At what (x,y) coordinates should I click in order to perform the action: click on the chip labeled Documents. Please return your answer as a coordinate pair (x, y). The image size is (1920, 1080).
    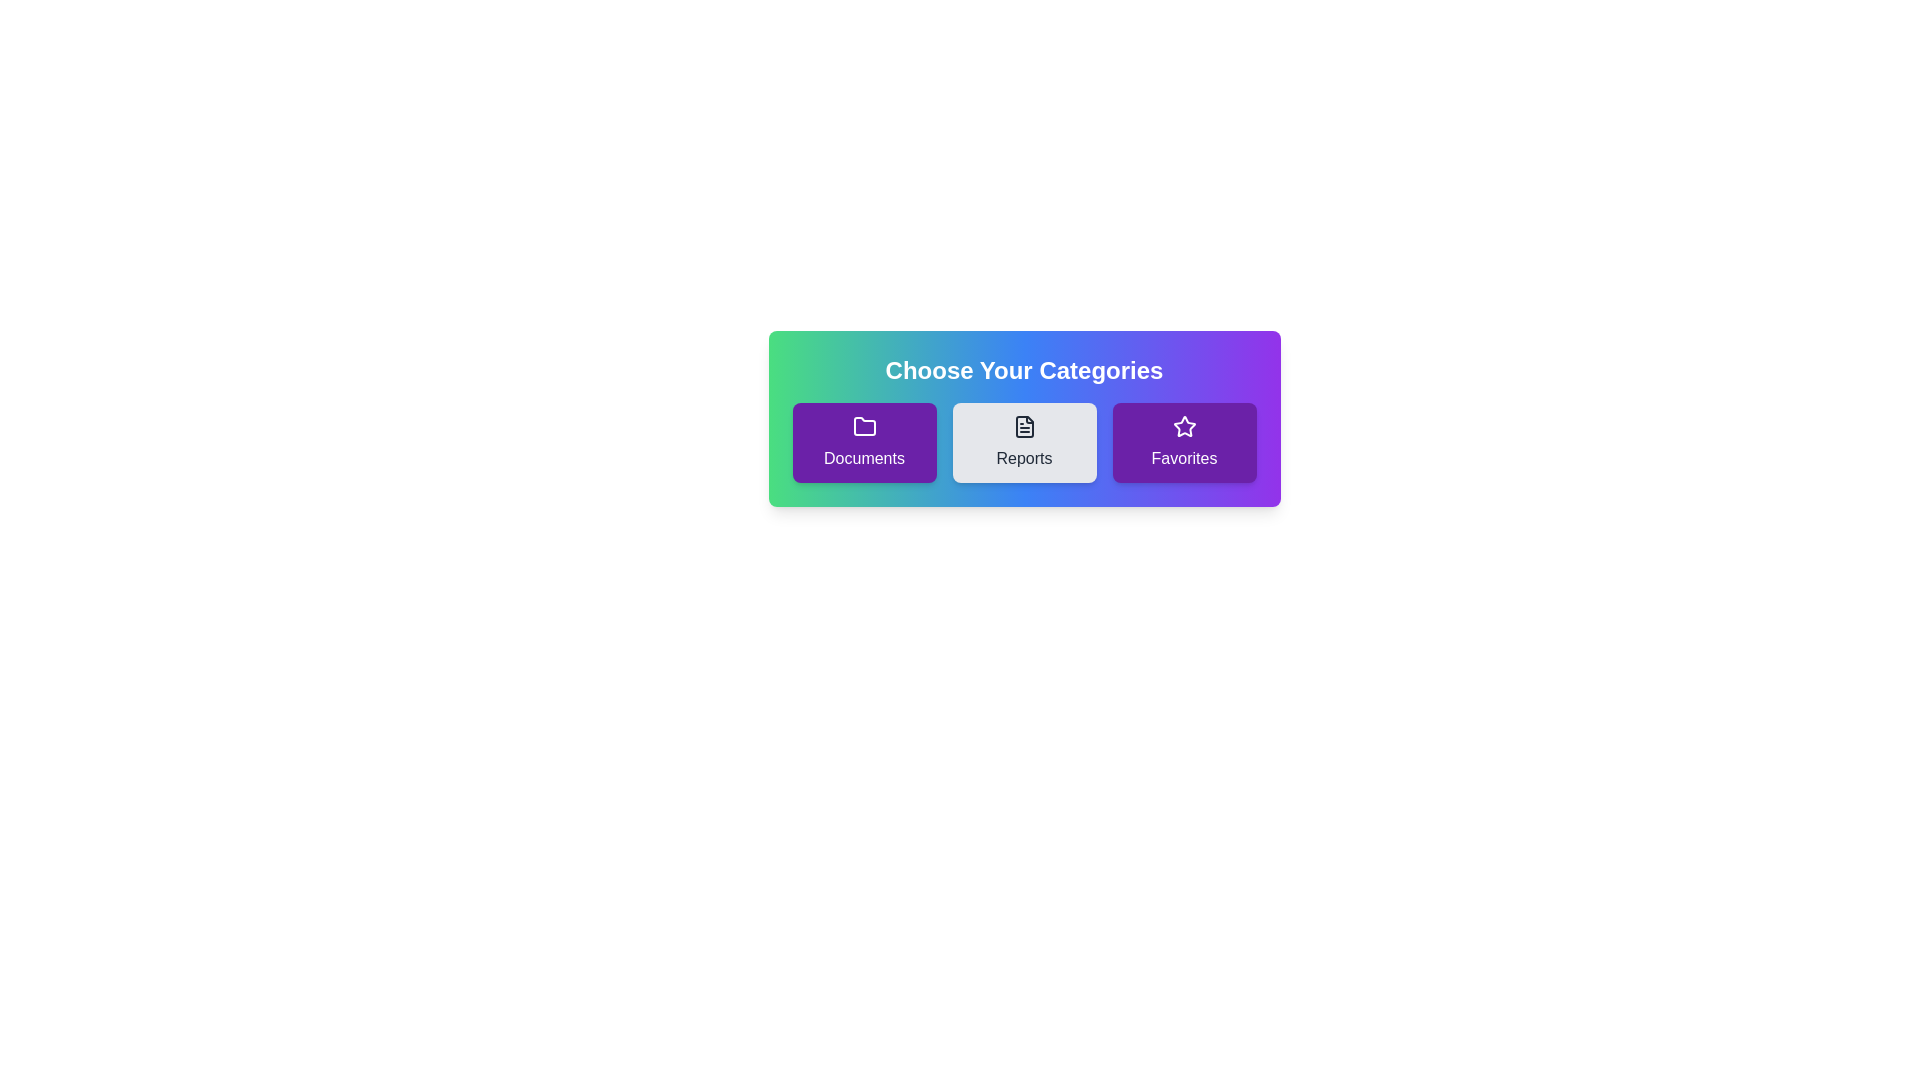
    Looking at the image, I should click on (864, 442).